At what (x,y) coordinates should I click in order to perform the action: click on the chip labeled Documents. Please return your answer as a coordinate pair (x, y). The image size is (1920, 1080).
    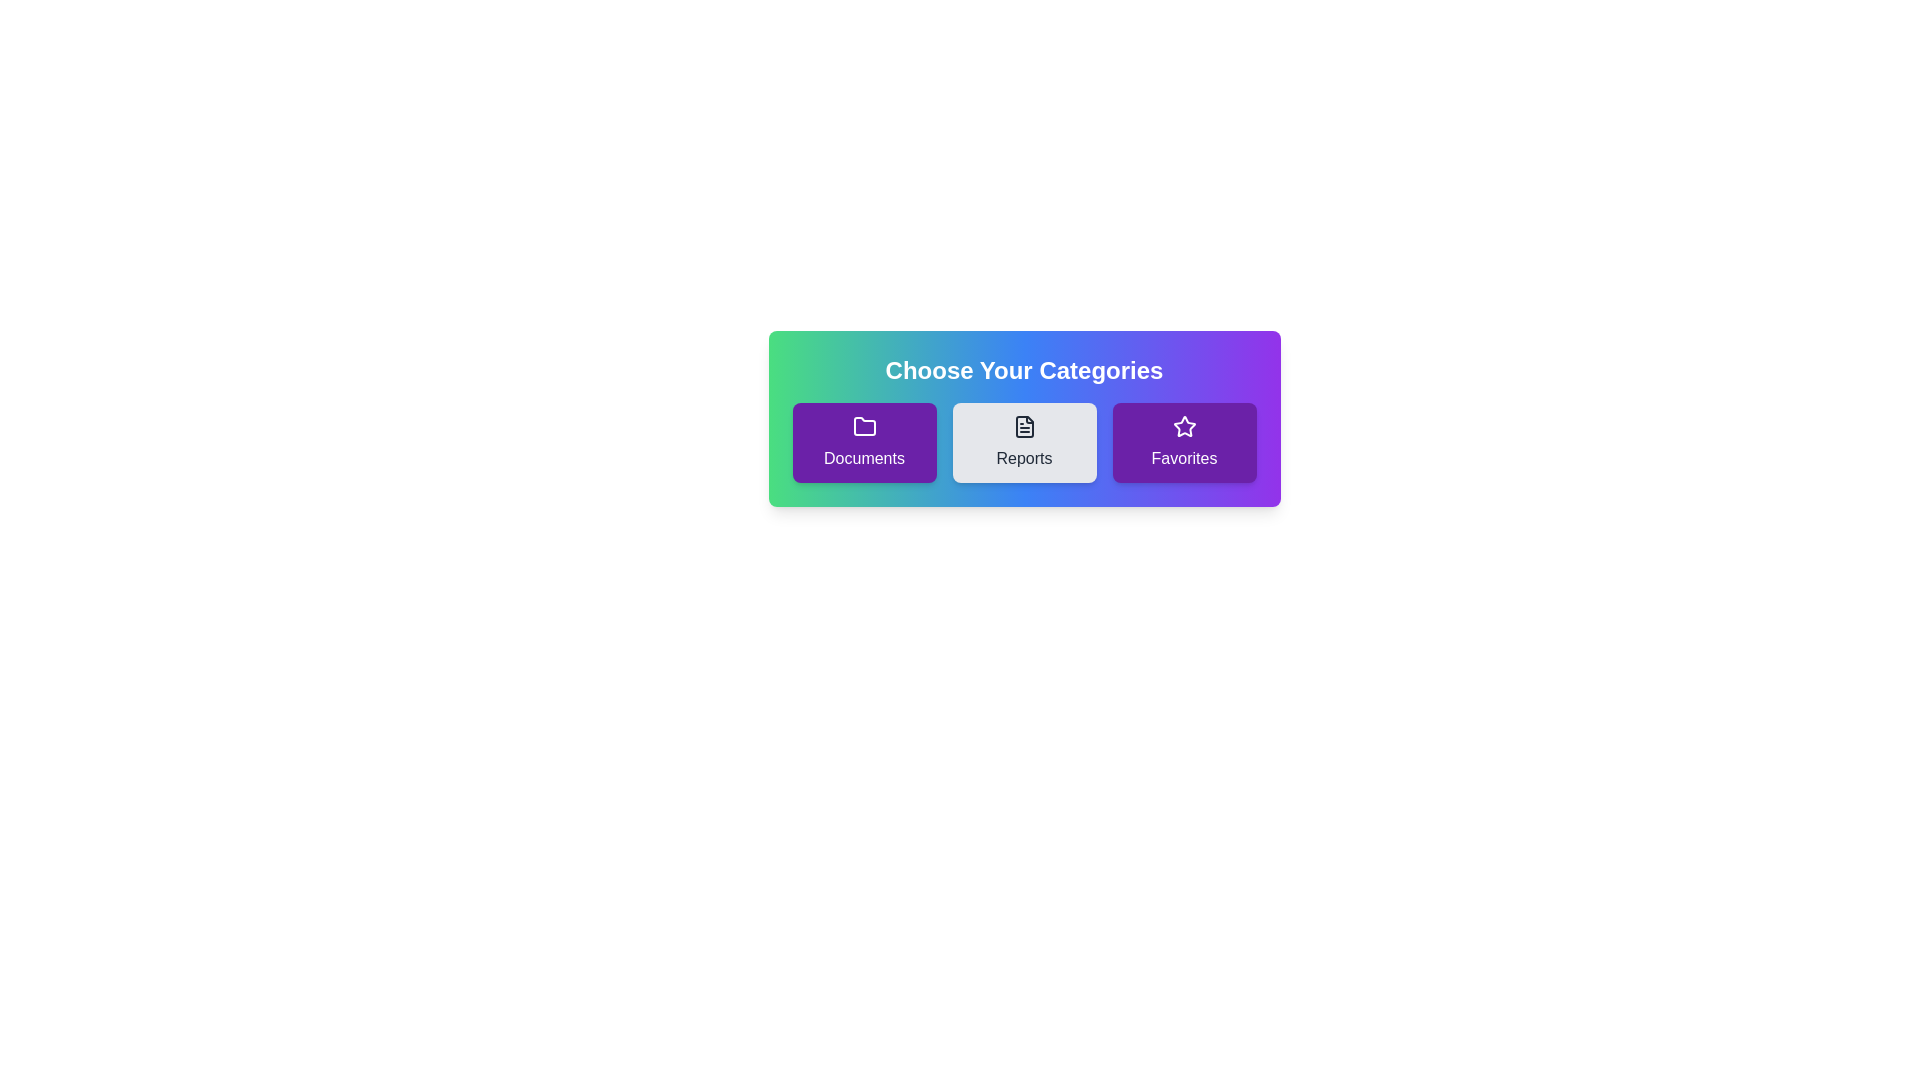
    Looking at the image, I should click on (864, 442).